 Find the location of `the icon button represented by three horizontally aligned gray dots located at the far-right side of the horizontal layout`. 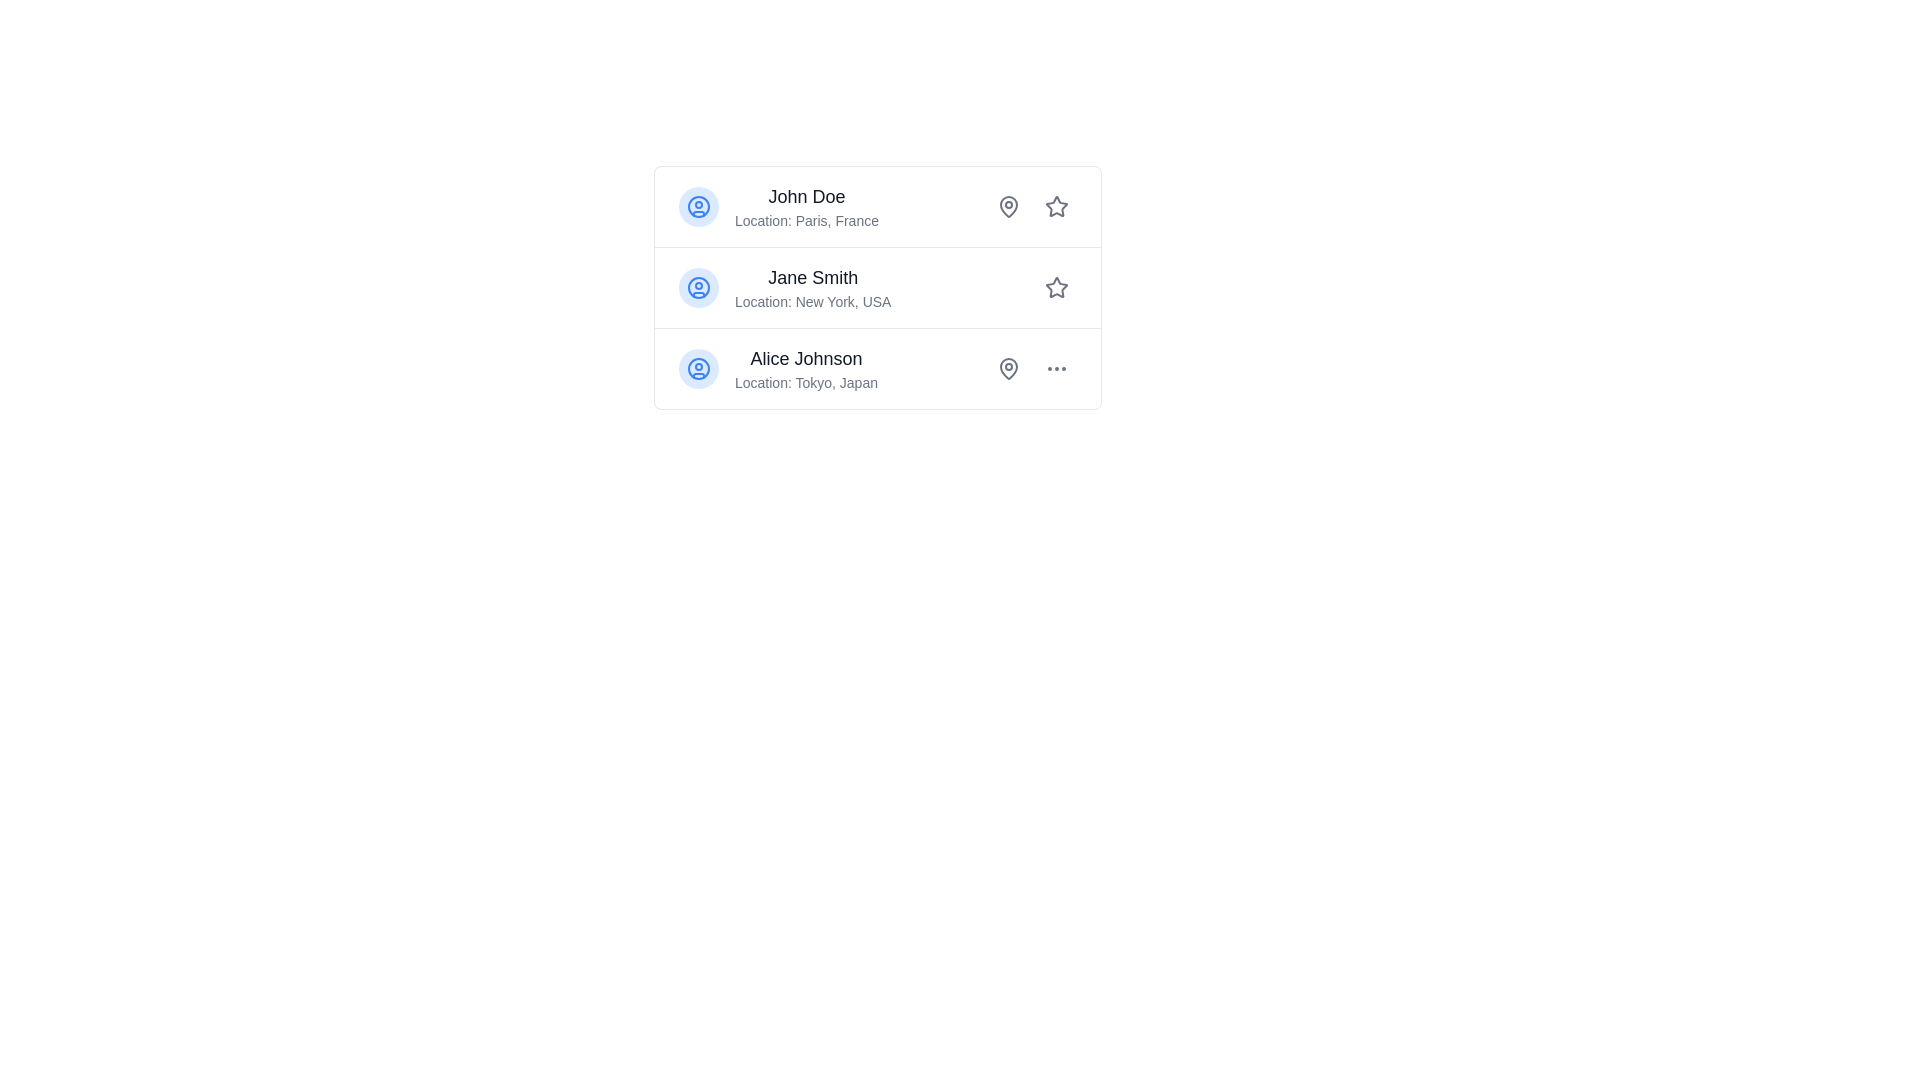

the icon button represented by three horizontally aligned gray dots located at the far-right side of the horizontal layout is located at coordinates (1055, 369).